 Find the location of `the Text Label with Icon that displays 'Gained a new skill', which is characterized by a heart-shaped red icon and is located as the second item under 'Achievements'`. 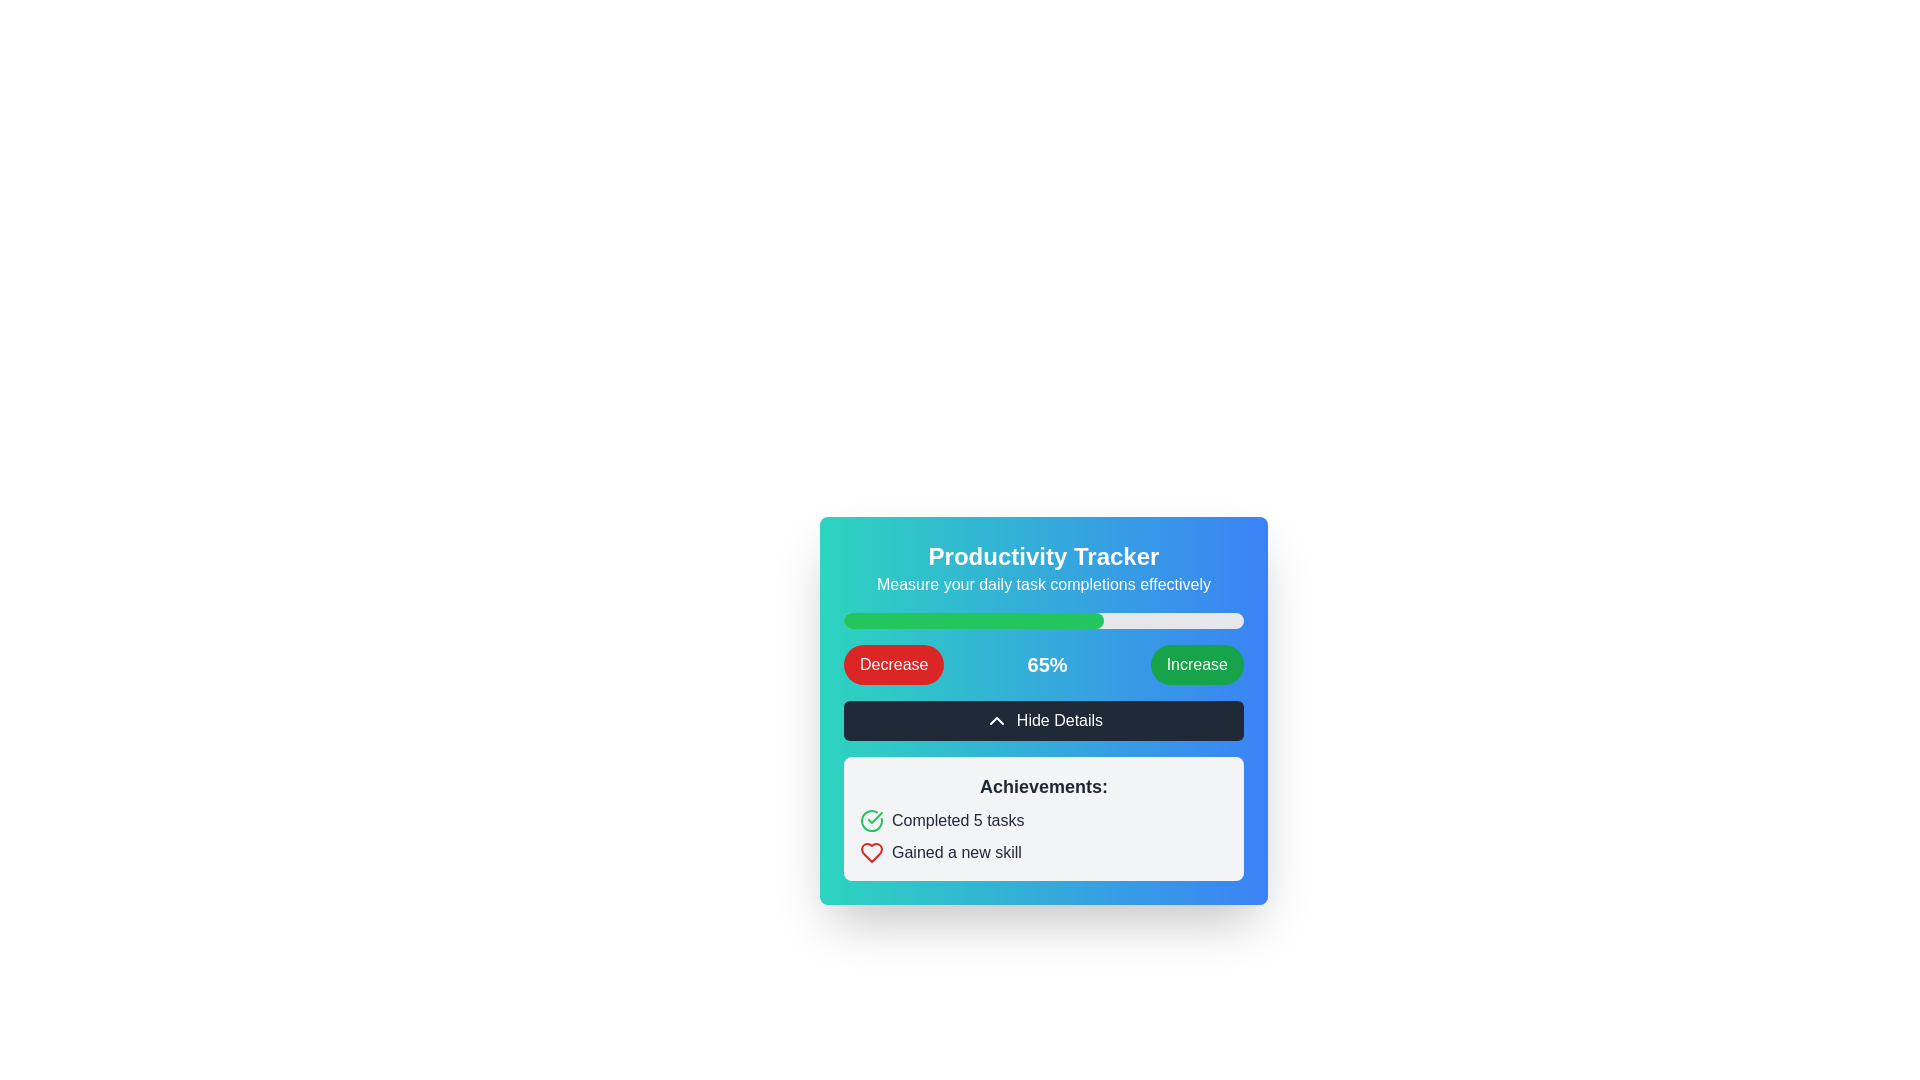

the Text Label with Icon that displays 'Gained a new skill', which is characterized by a heart-shaped red icon and is located as the second item under 'Achievements' is located at coordinates (1042, 852).